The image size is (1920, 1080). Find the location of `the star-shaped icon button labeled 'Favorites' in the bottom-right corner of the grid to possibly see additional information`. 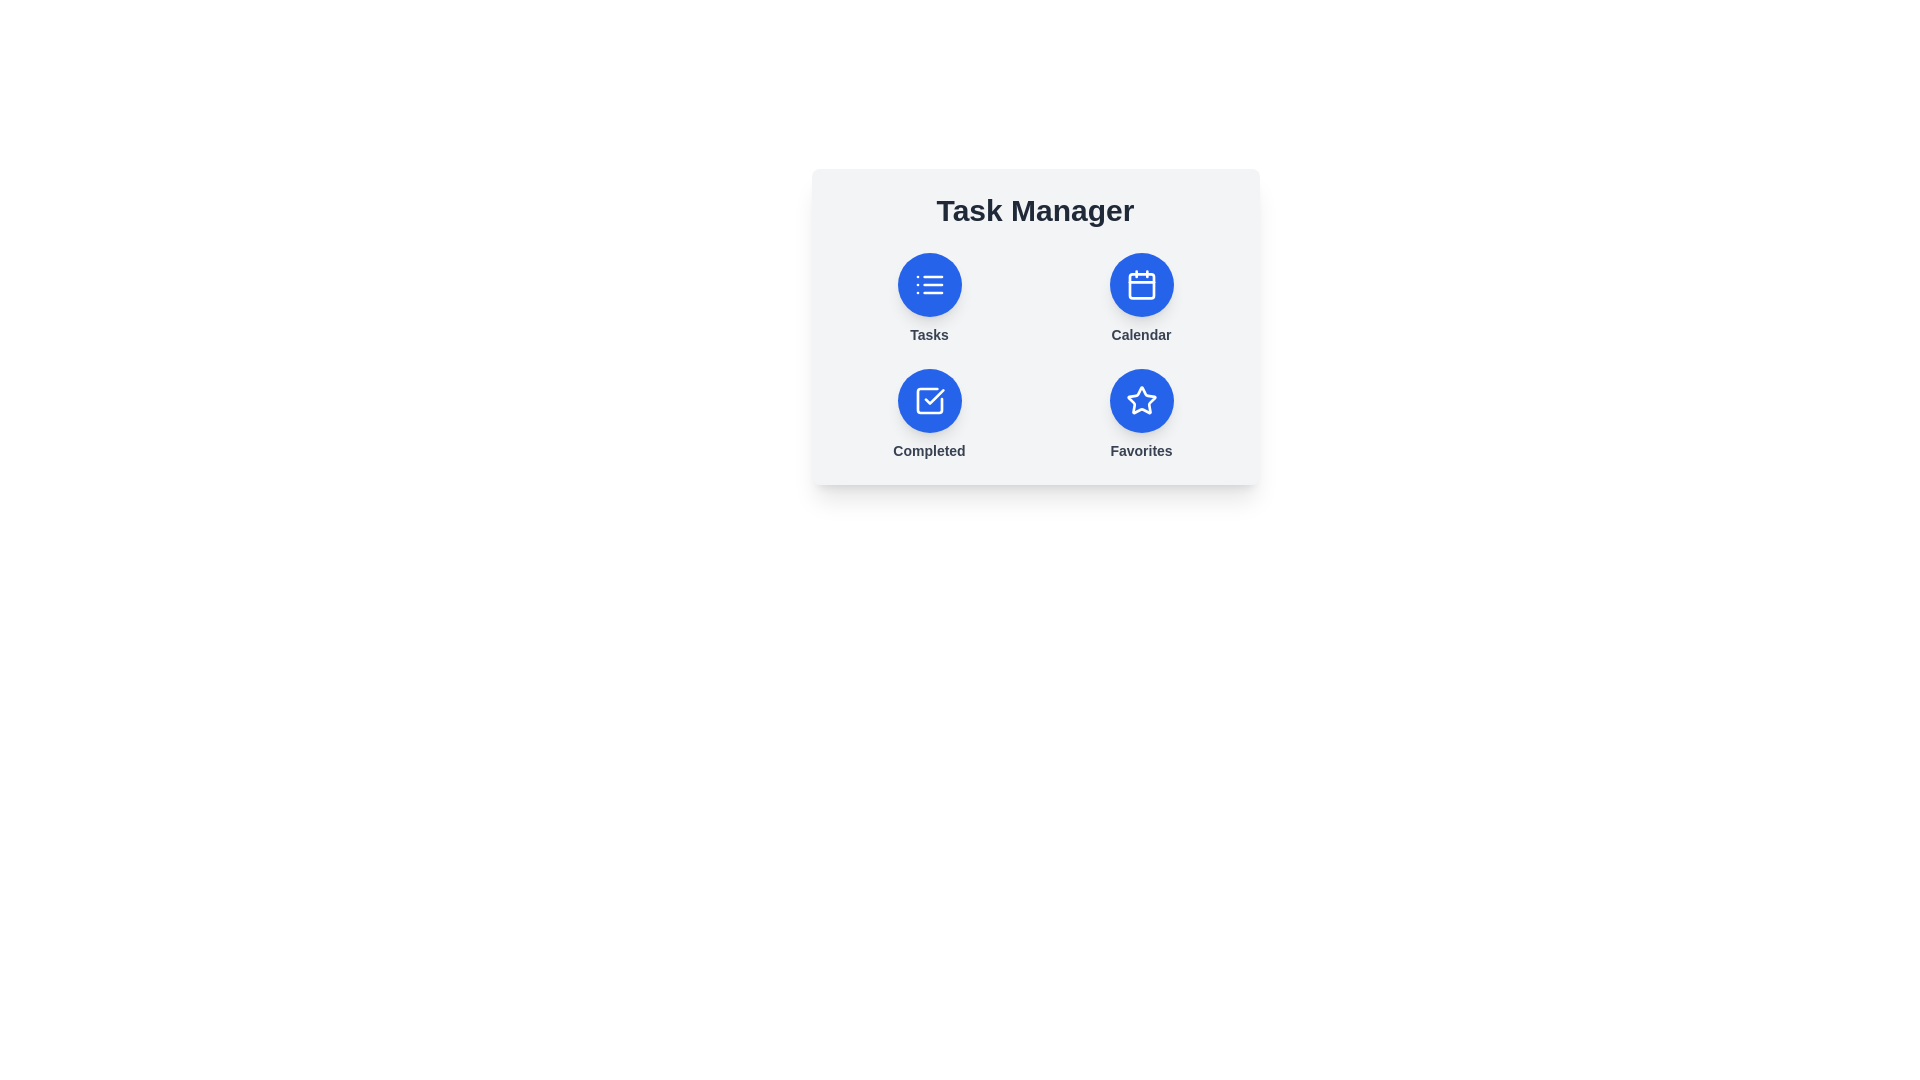

the star-shaped icon button labeled 'Favorites' in the bottom-right corner of the grid to possibly see additional information is located at coordinates (1141, 401).